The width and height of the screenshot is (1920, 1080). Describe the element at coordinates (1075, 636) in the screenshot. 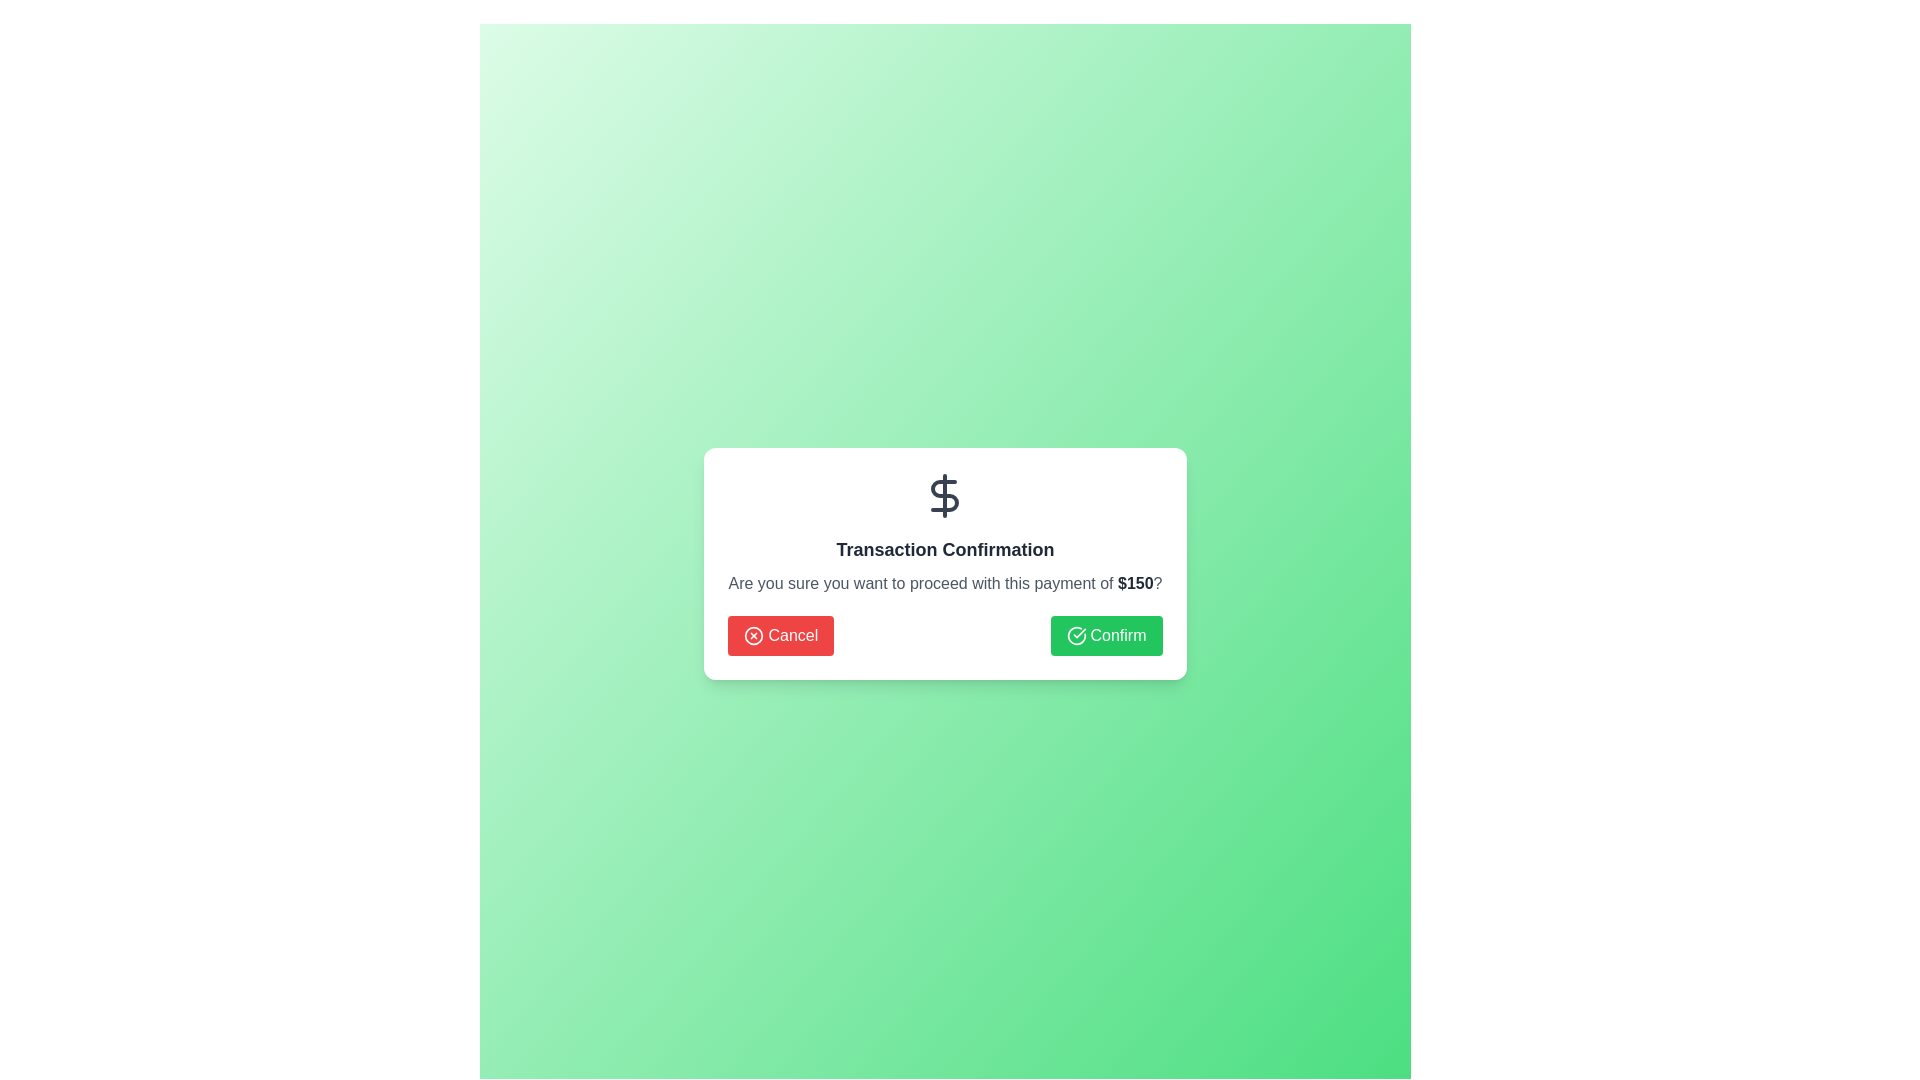

I see `the check mark icon within the 'Confirm' button, which is positioned at the bottom-right corner of the modal dialog box` at that location.